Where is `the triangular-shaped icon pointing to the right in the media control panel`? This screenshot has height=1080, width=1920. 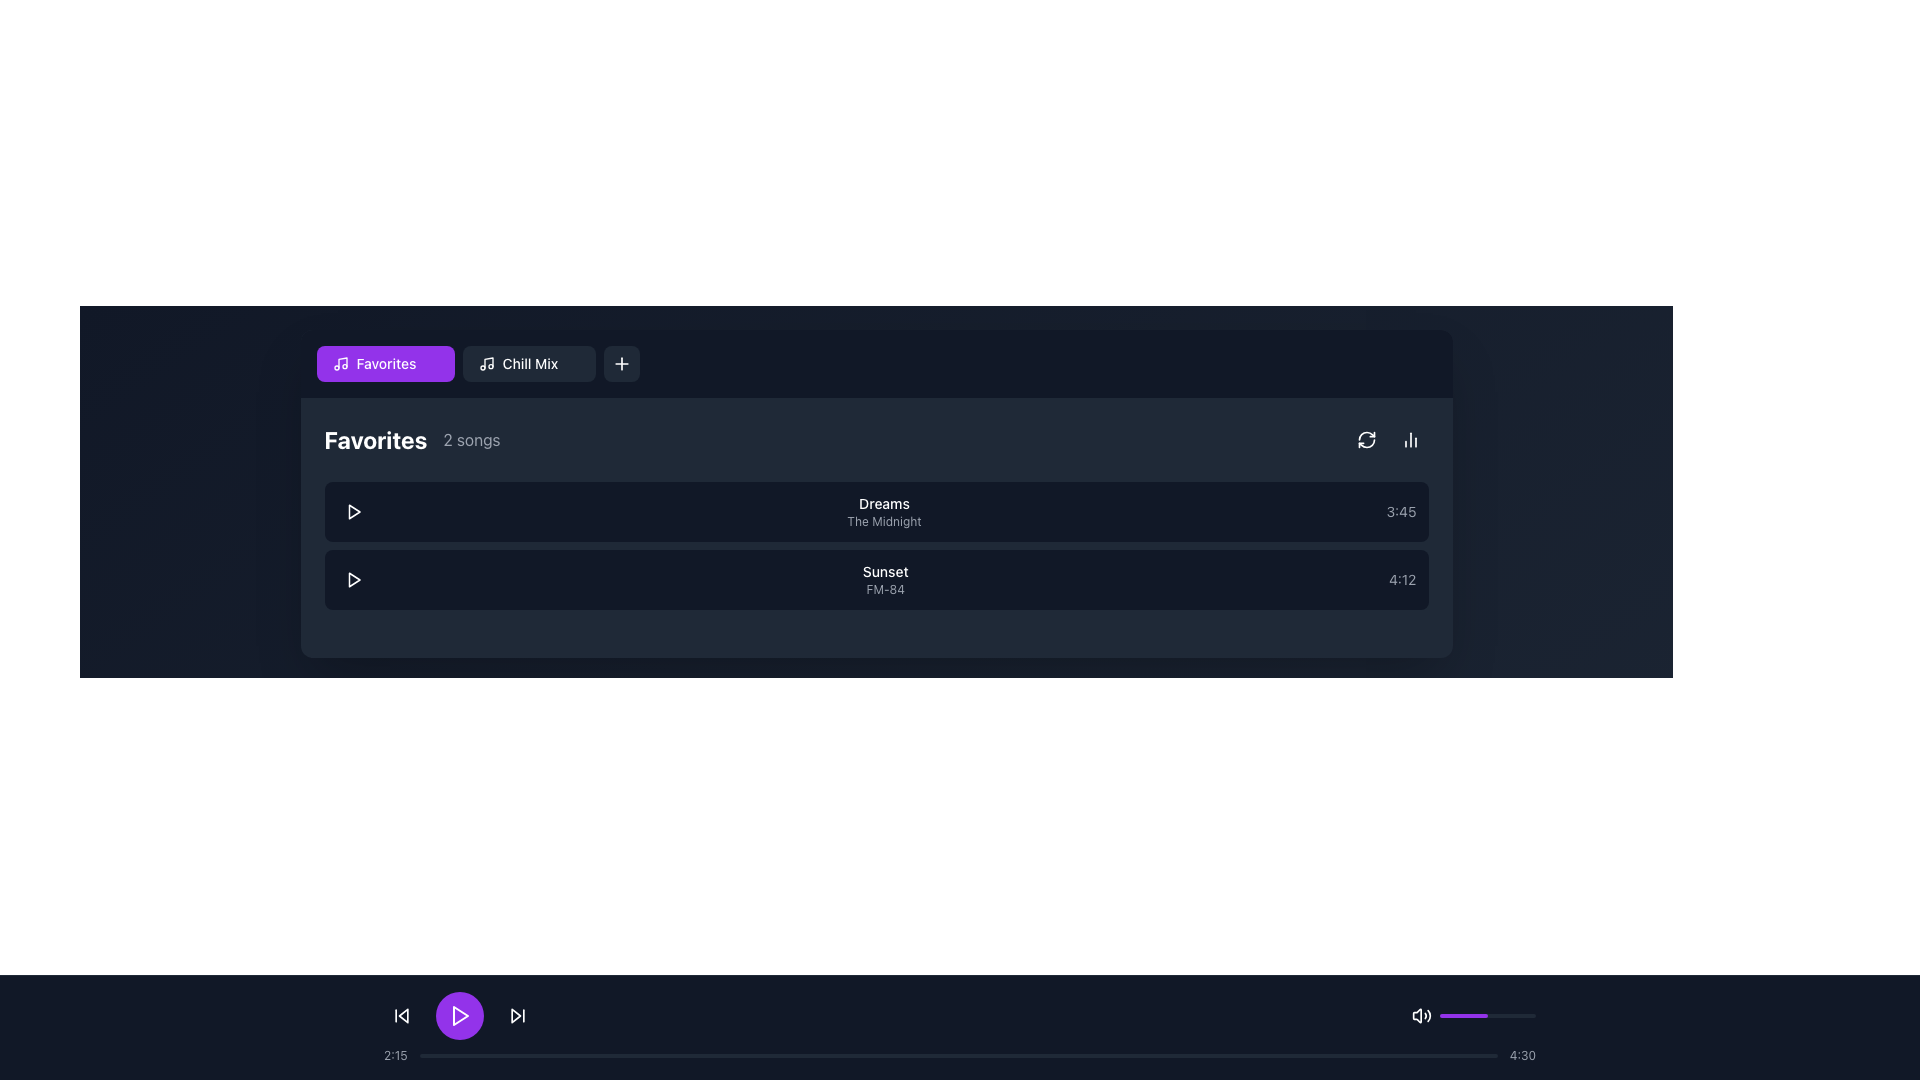
the triangular-shaped icon pointing to the right in the media control panel is located at coordinates (516, 1015).